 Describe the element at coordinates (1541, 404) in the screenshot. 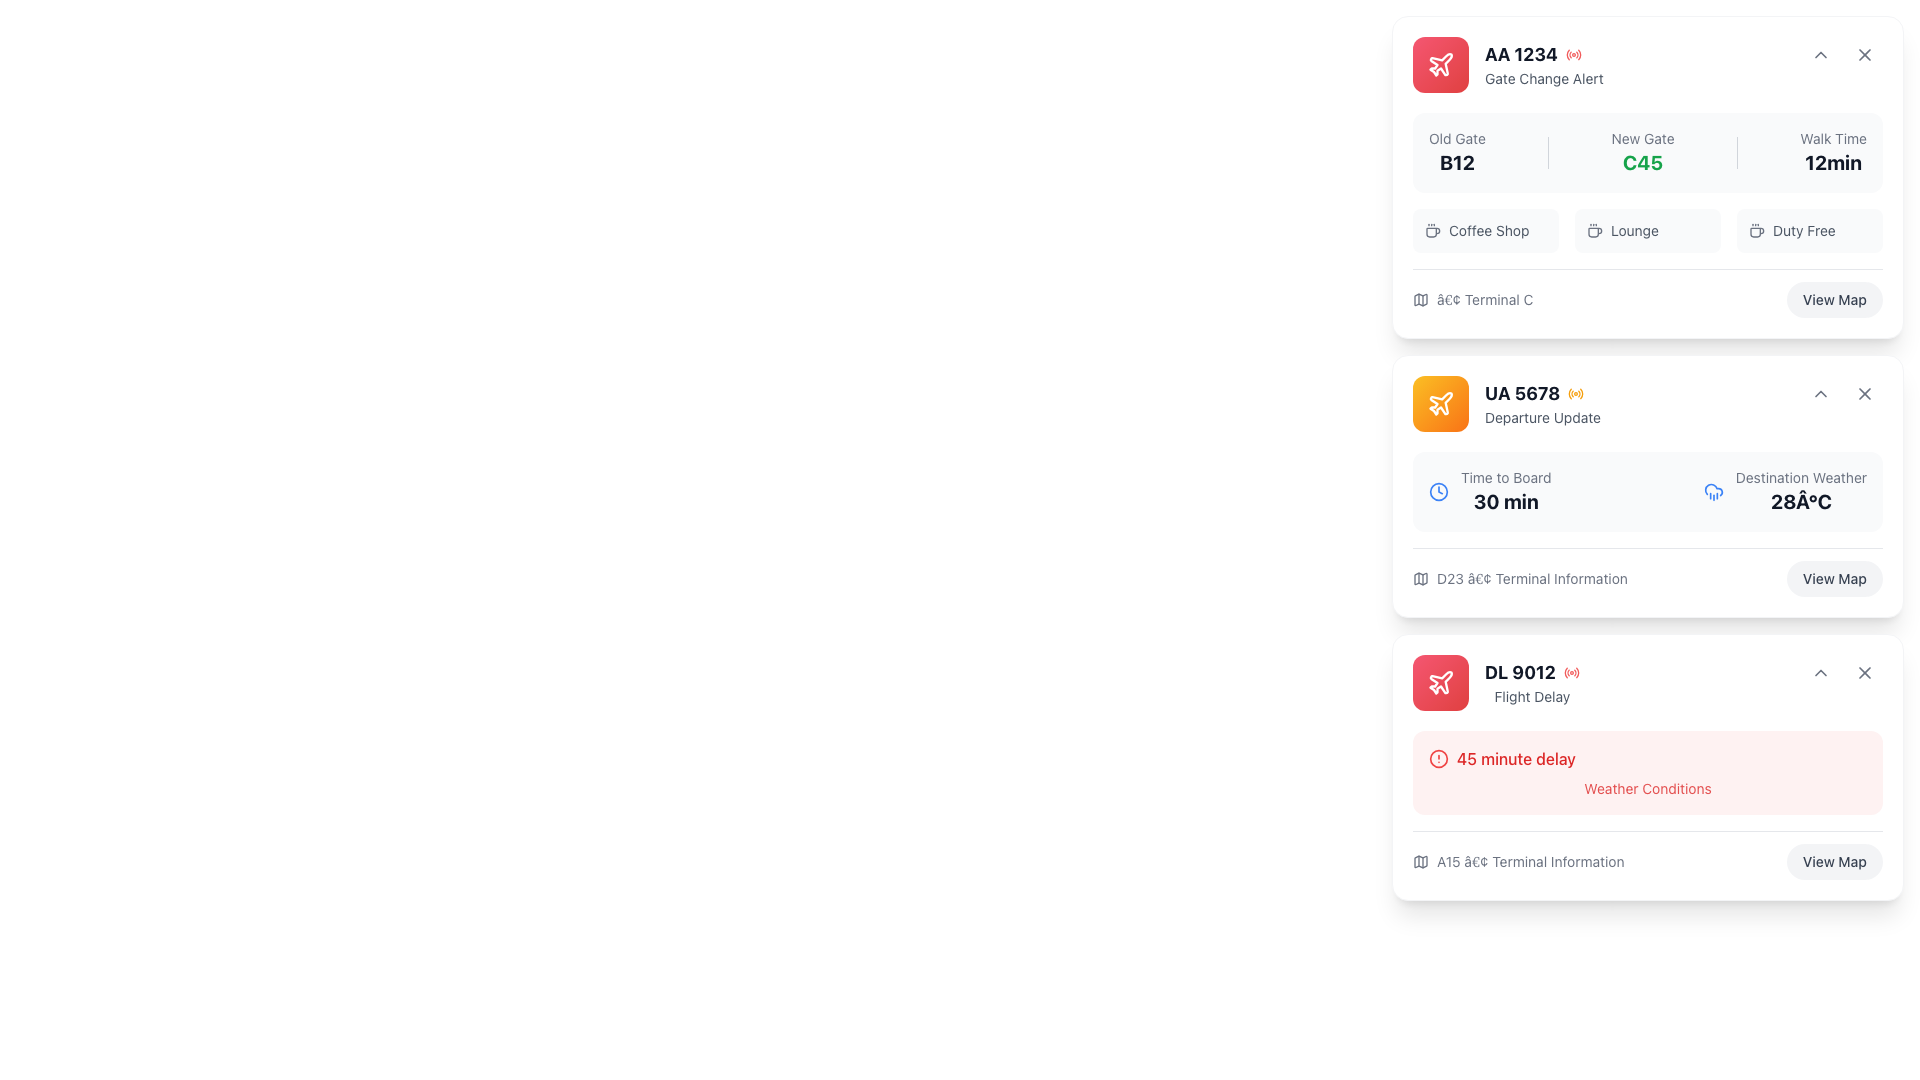

I see `text block containing the title 'UA 5678' and subtitle 'Departure Update', which is located in the second card from the top in the right column of the interface` at that location.